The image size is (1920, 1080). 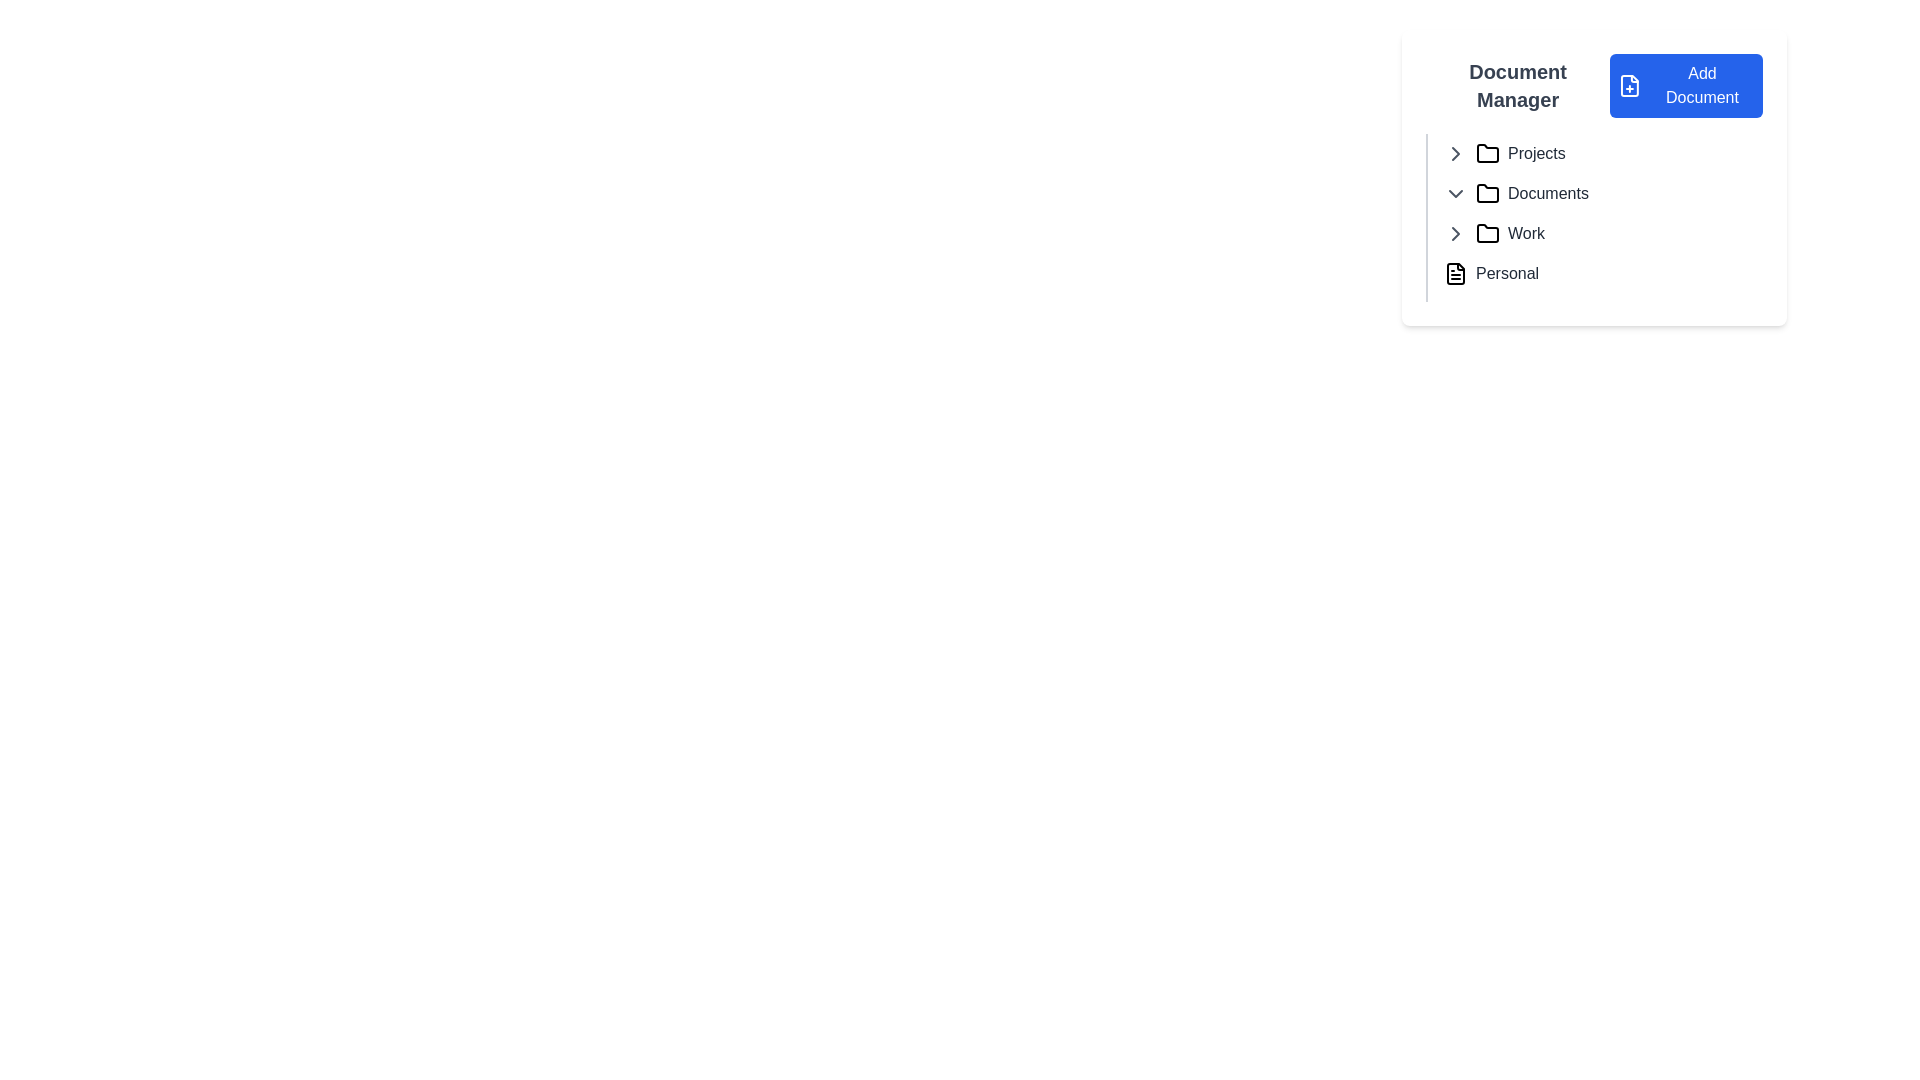 I want to click on the icon representing the 'Work' folder in the Document Manager interface, so click(x=1488, y=231).